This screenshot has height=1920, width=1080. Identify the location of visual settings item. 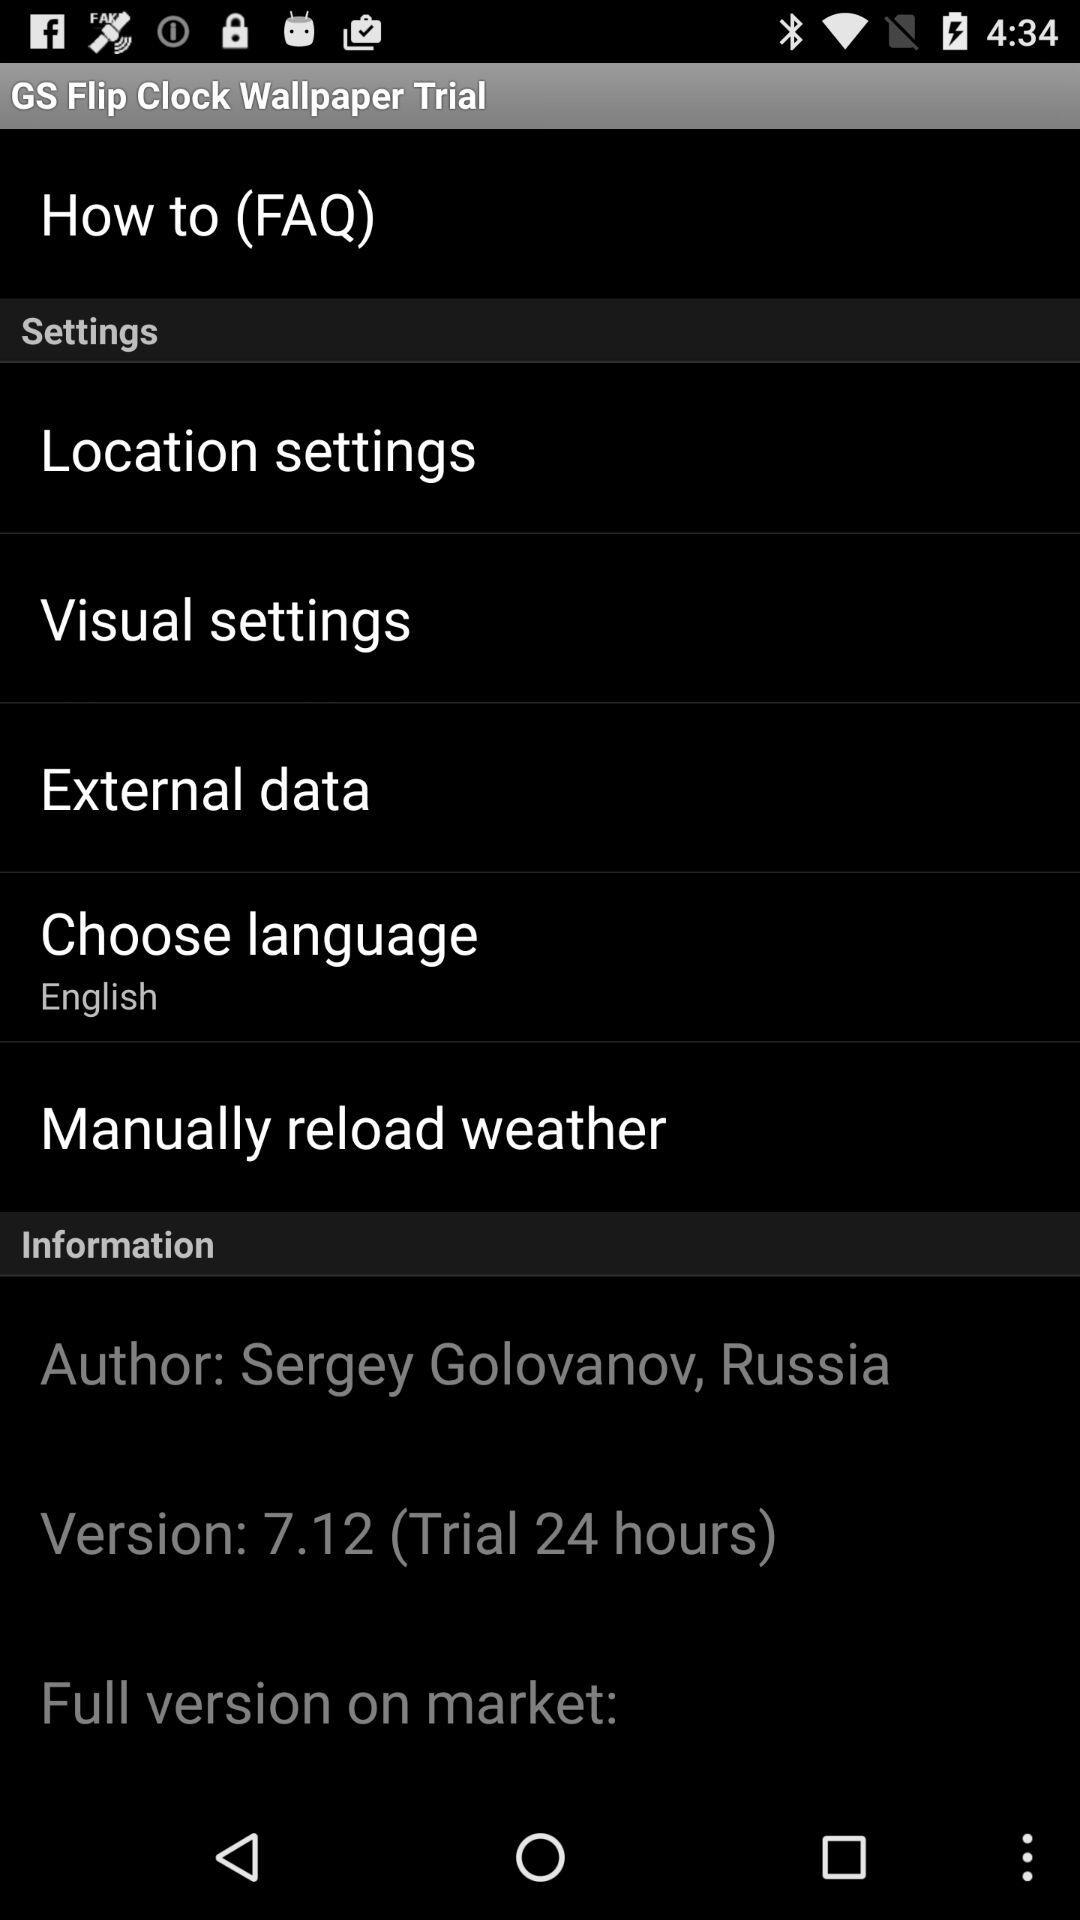
(225, 616).